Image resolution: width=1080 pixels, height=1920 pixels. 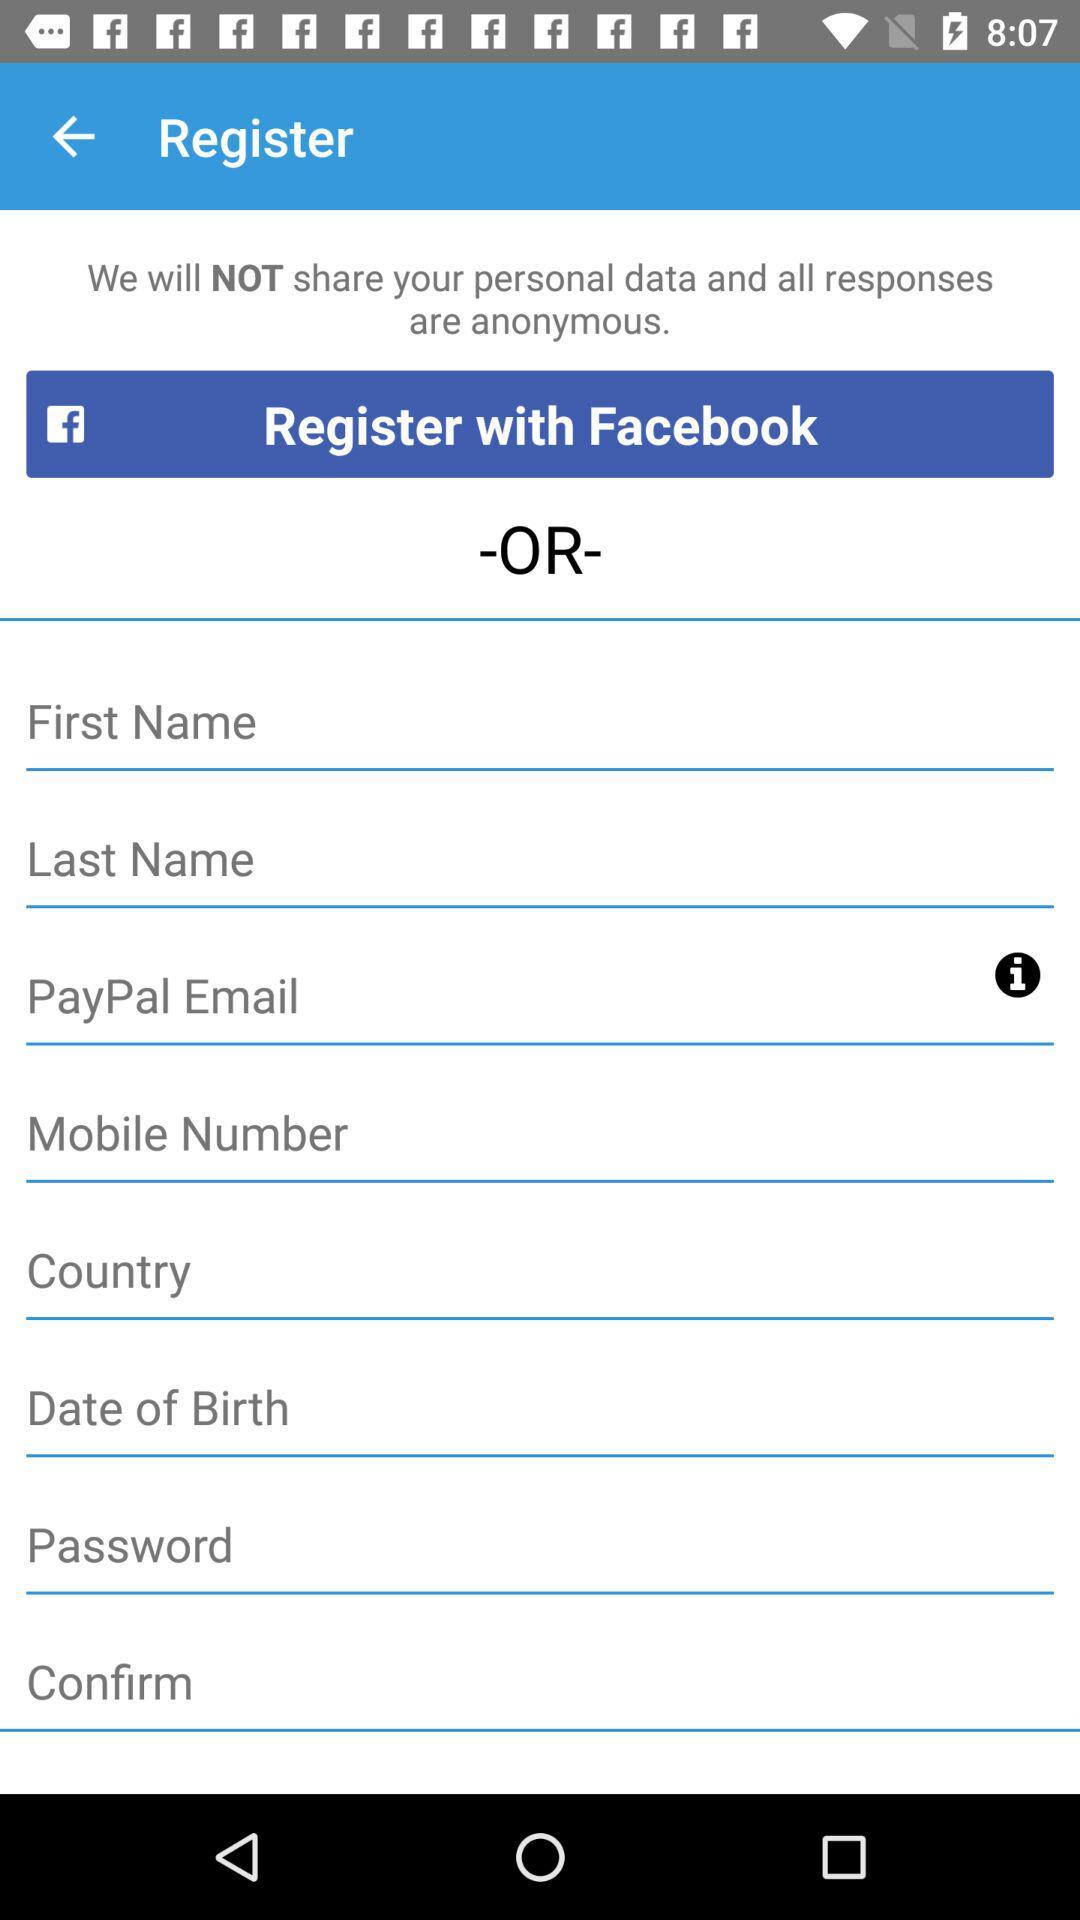 What do you see at coordinates (540, 423) in the screenshot?
I see `icon below we will not icon` at bounding box center [540, 423].